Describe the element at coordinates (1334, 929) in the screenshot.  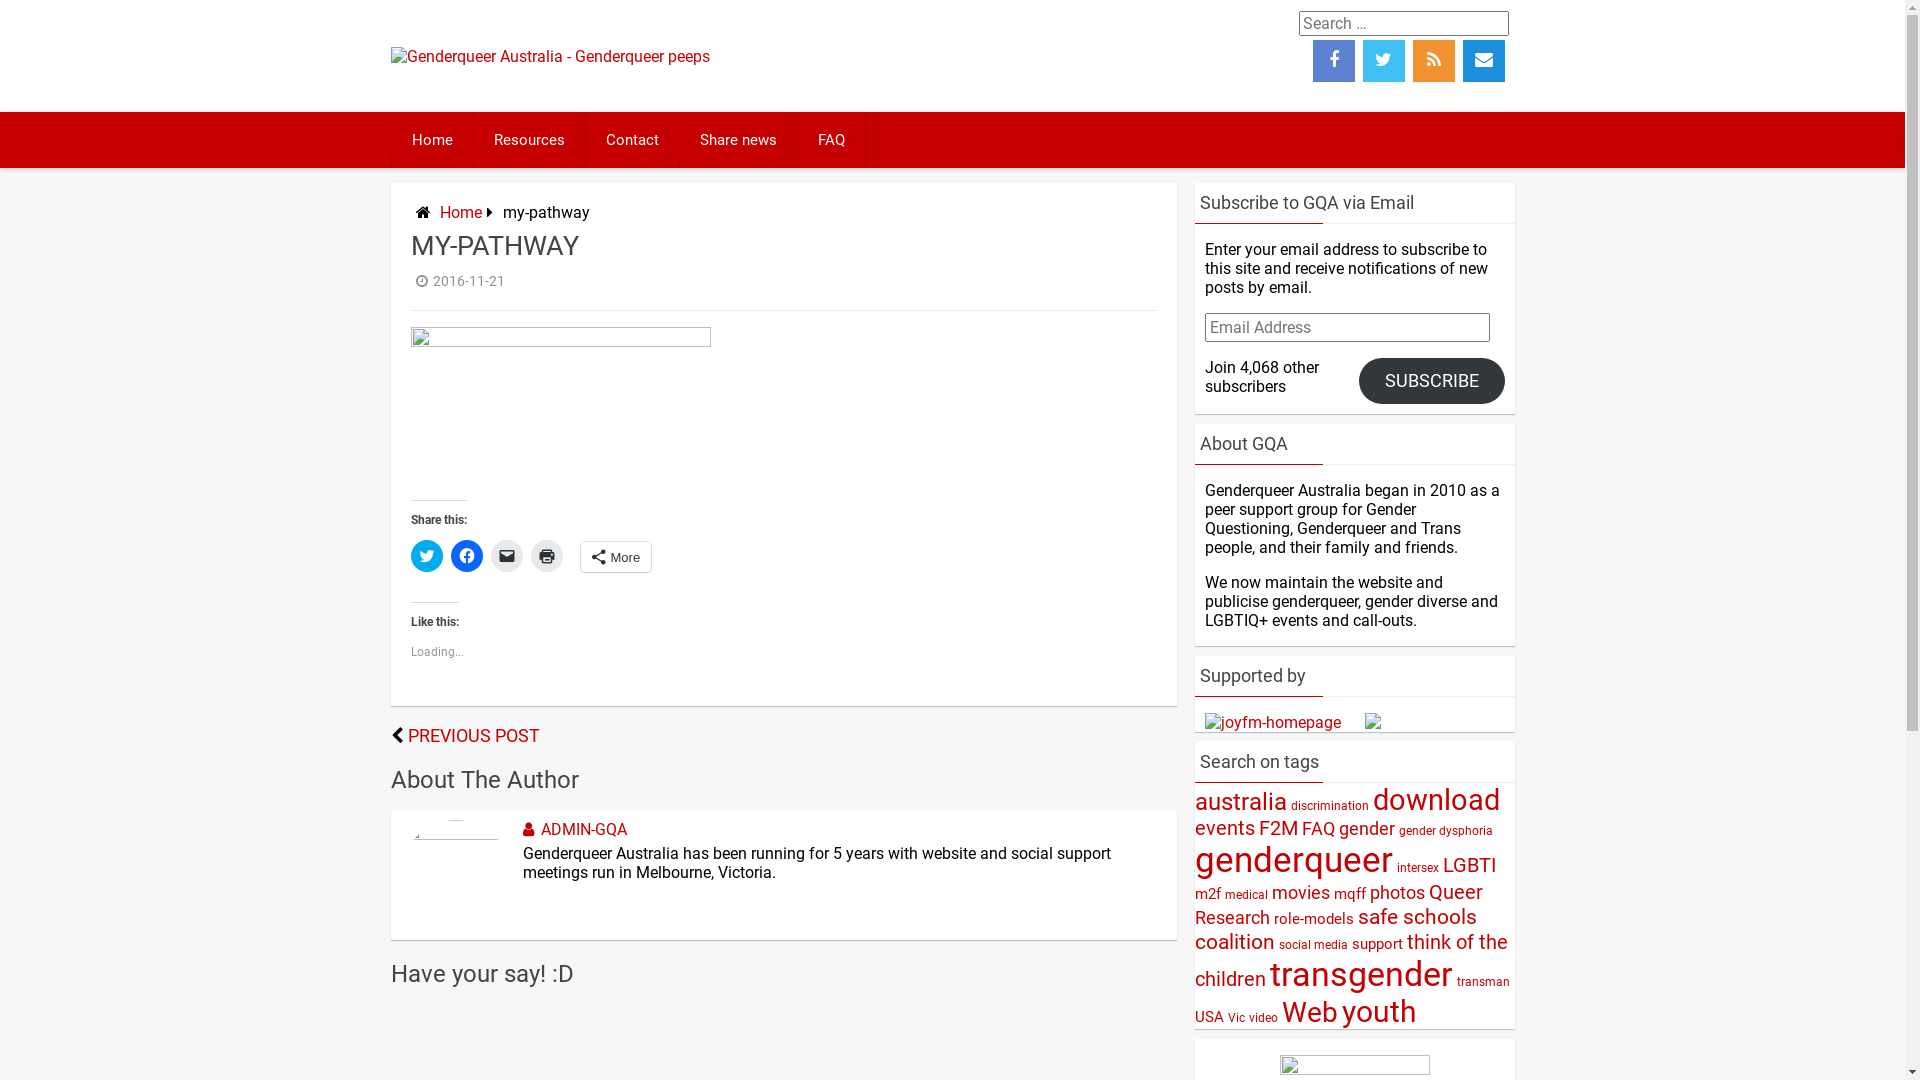
I see `'safe schools coalition'` at that location.